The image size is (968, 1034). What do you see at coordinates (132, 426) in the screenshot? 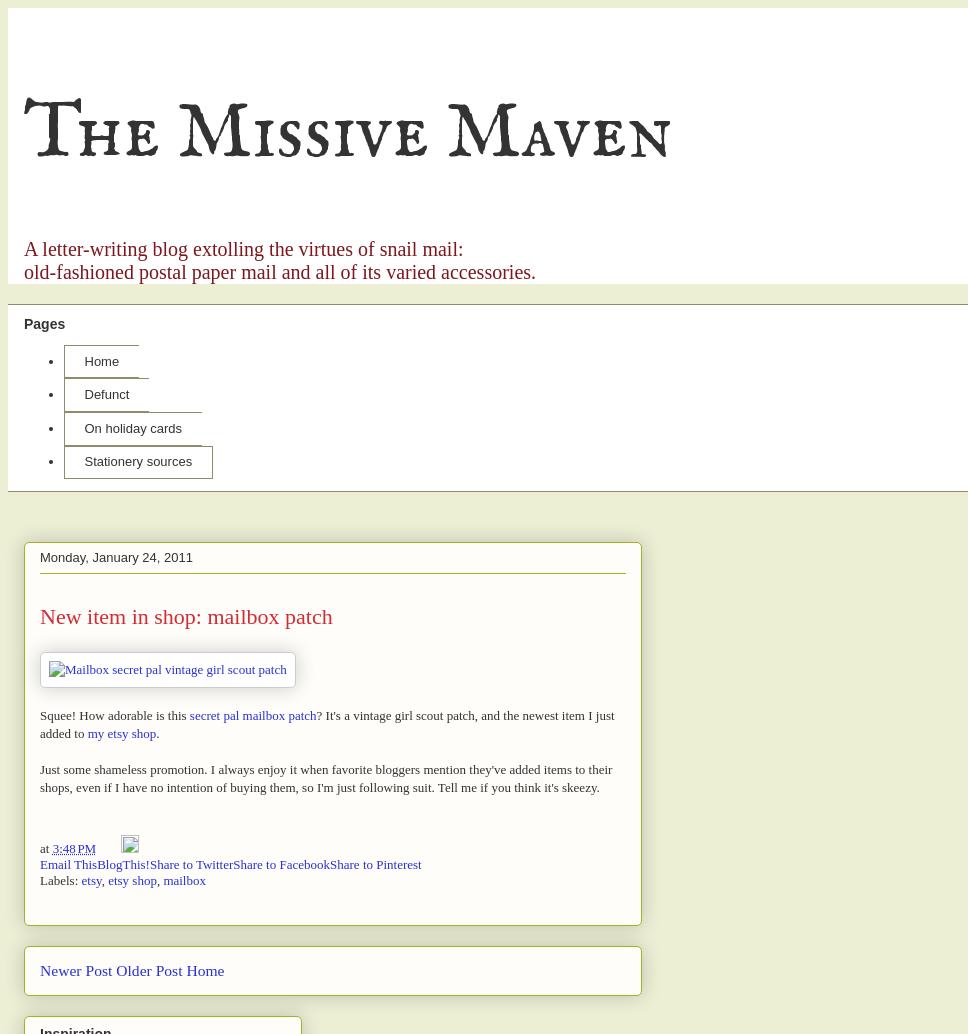
I see `'On holiday cards'` at bounding box center [132, 426].